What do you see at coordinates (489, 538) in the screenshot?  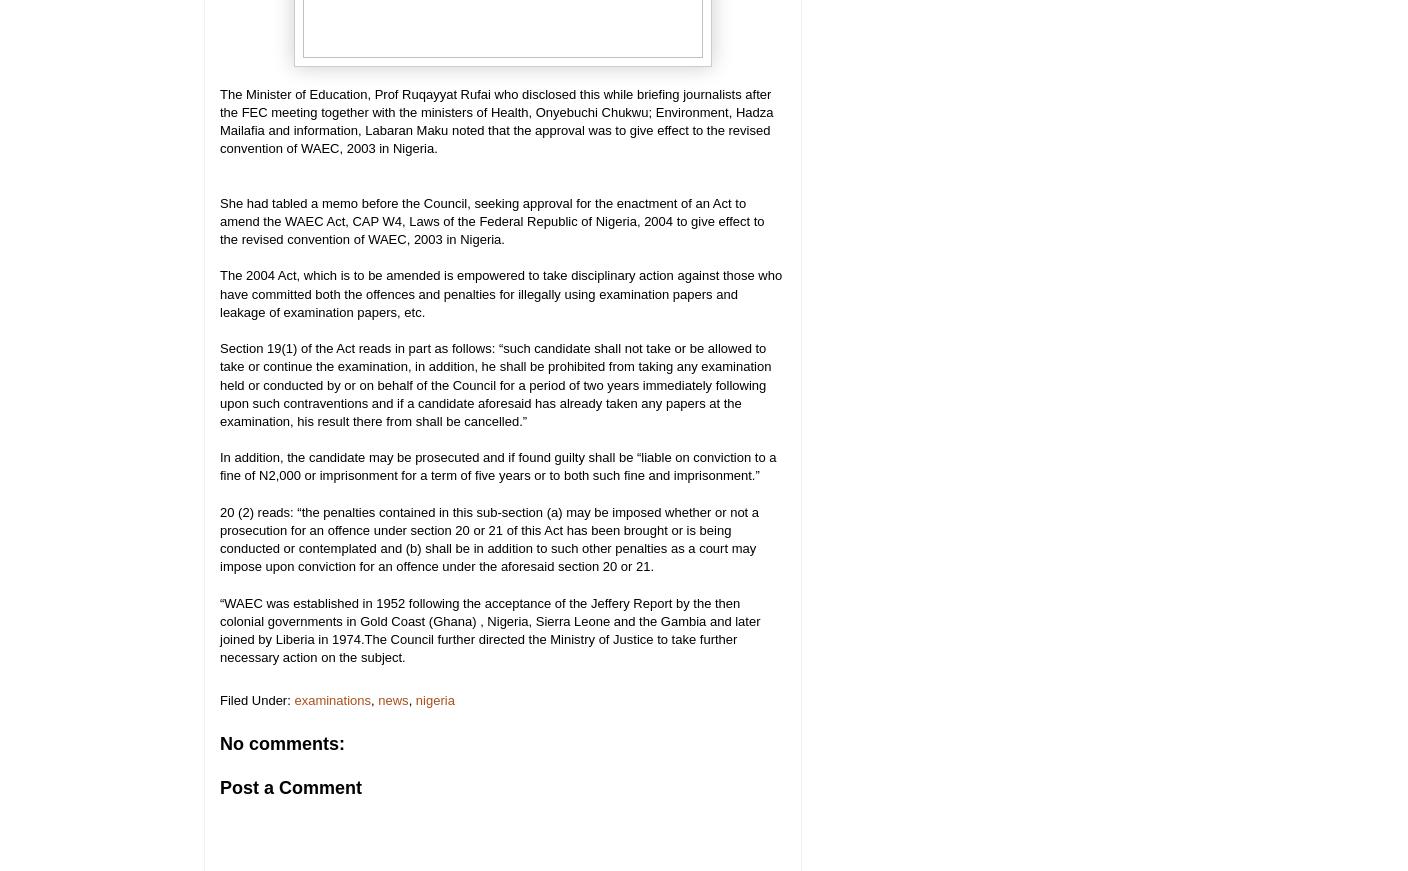 I see `'20 (2) reads: “the penalties contained in this sub-section (a) may be imposed whether or not a prosecution for an offence under section 20 or 21 of this Act has been brought or is being conducted or contemplated and (b) shall be in addition to such other penalties as a court may impose upon conviction for an offence under the aforesaid section 20 or 21.'` at bounding box center [489, 538].